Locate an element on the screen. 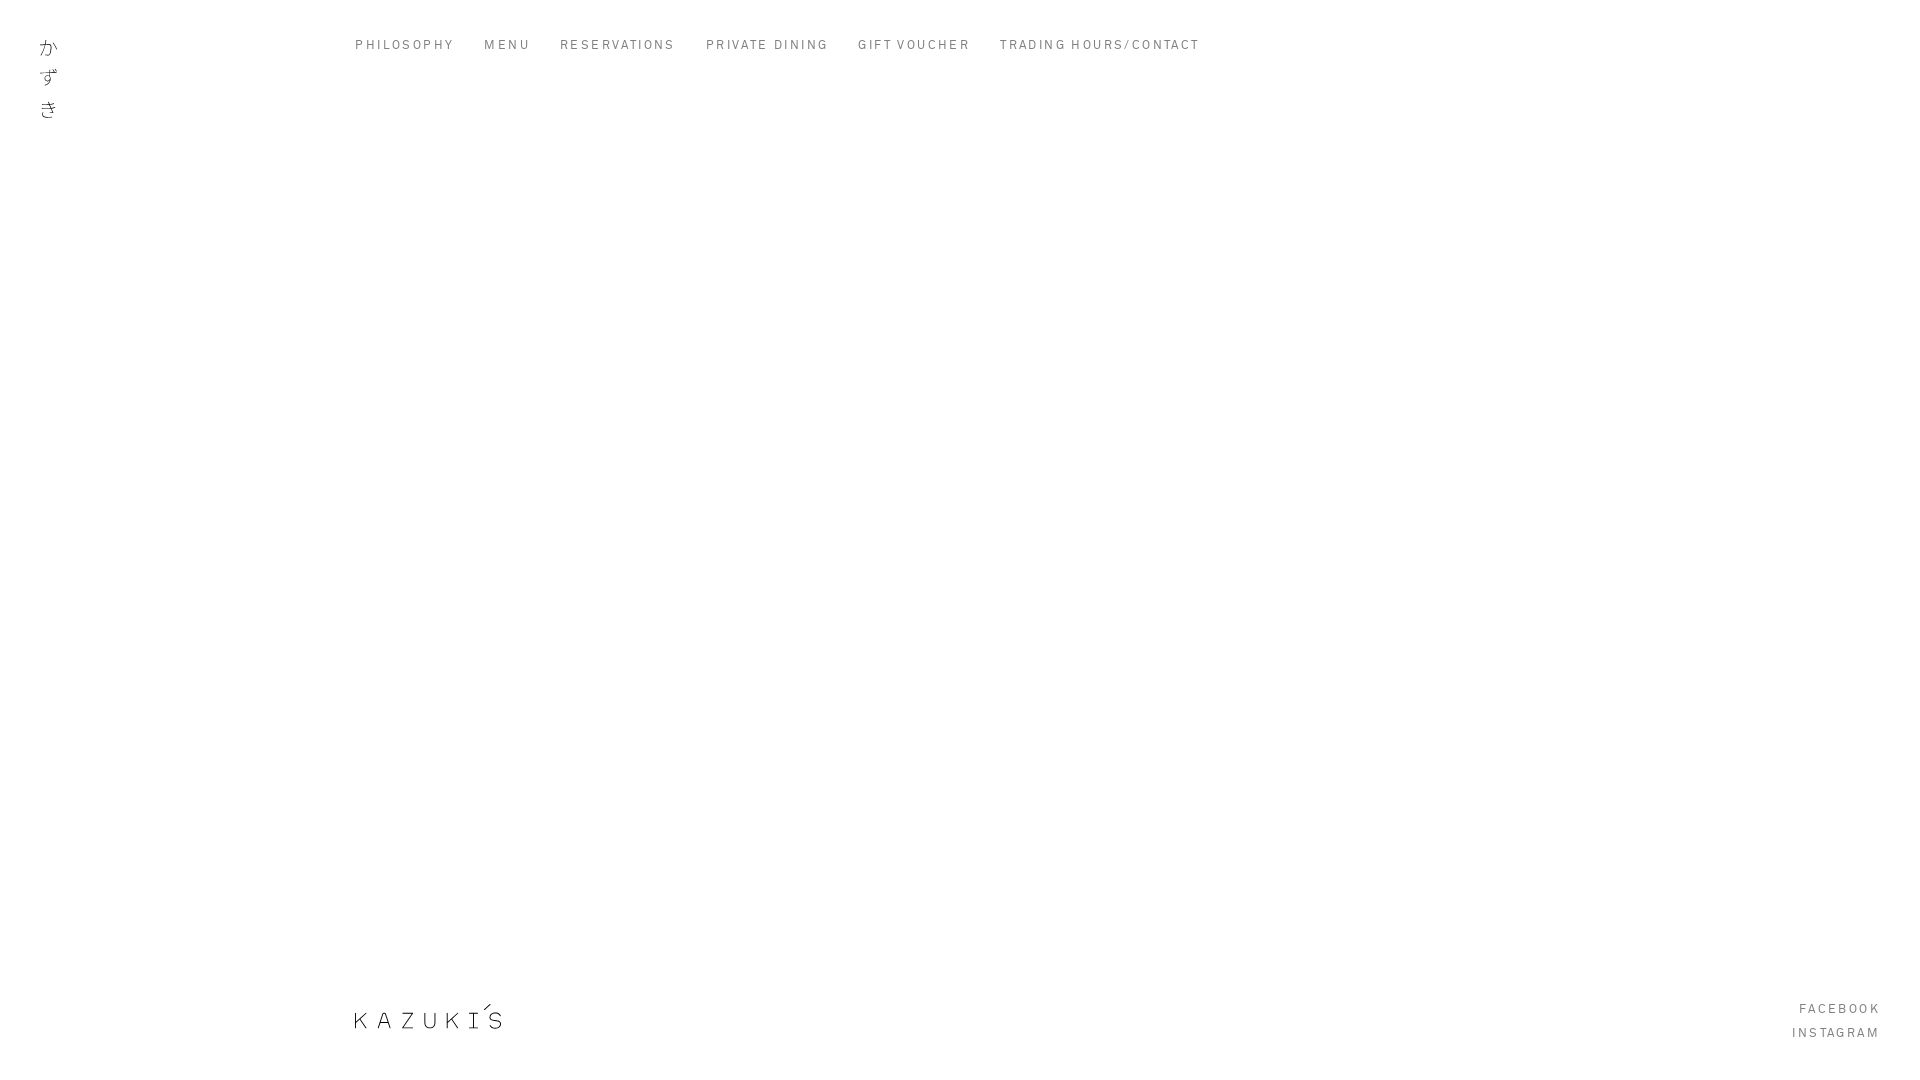 This screenshot has height=1080, width=1920. 'FACEBOOK' is located at coordinates (1839, 1010).